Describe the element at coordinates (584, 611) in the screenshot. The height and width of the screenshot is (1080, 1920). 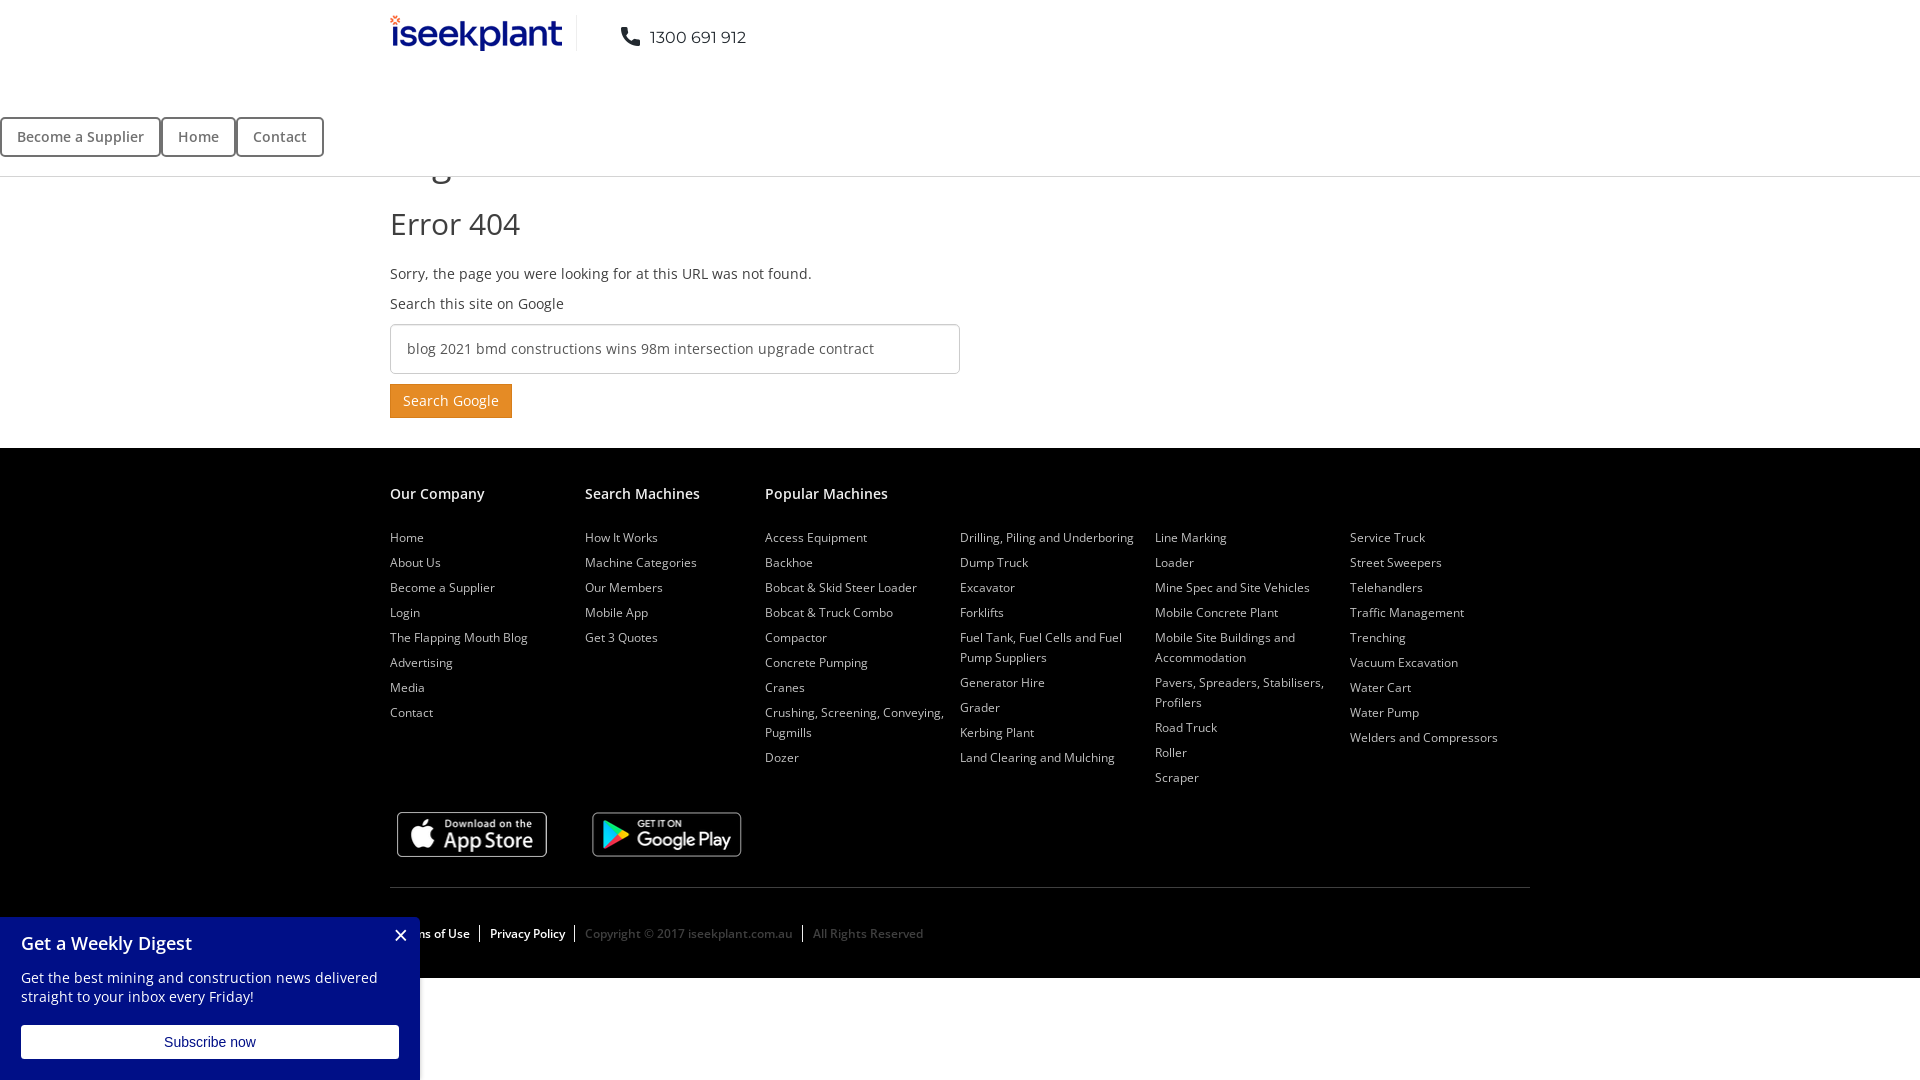
I see `'Mobile App'` at that location.